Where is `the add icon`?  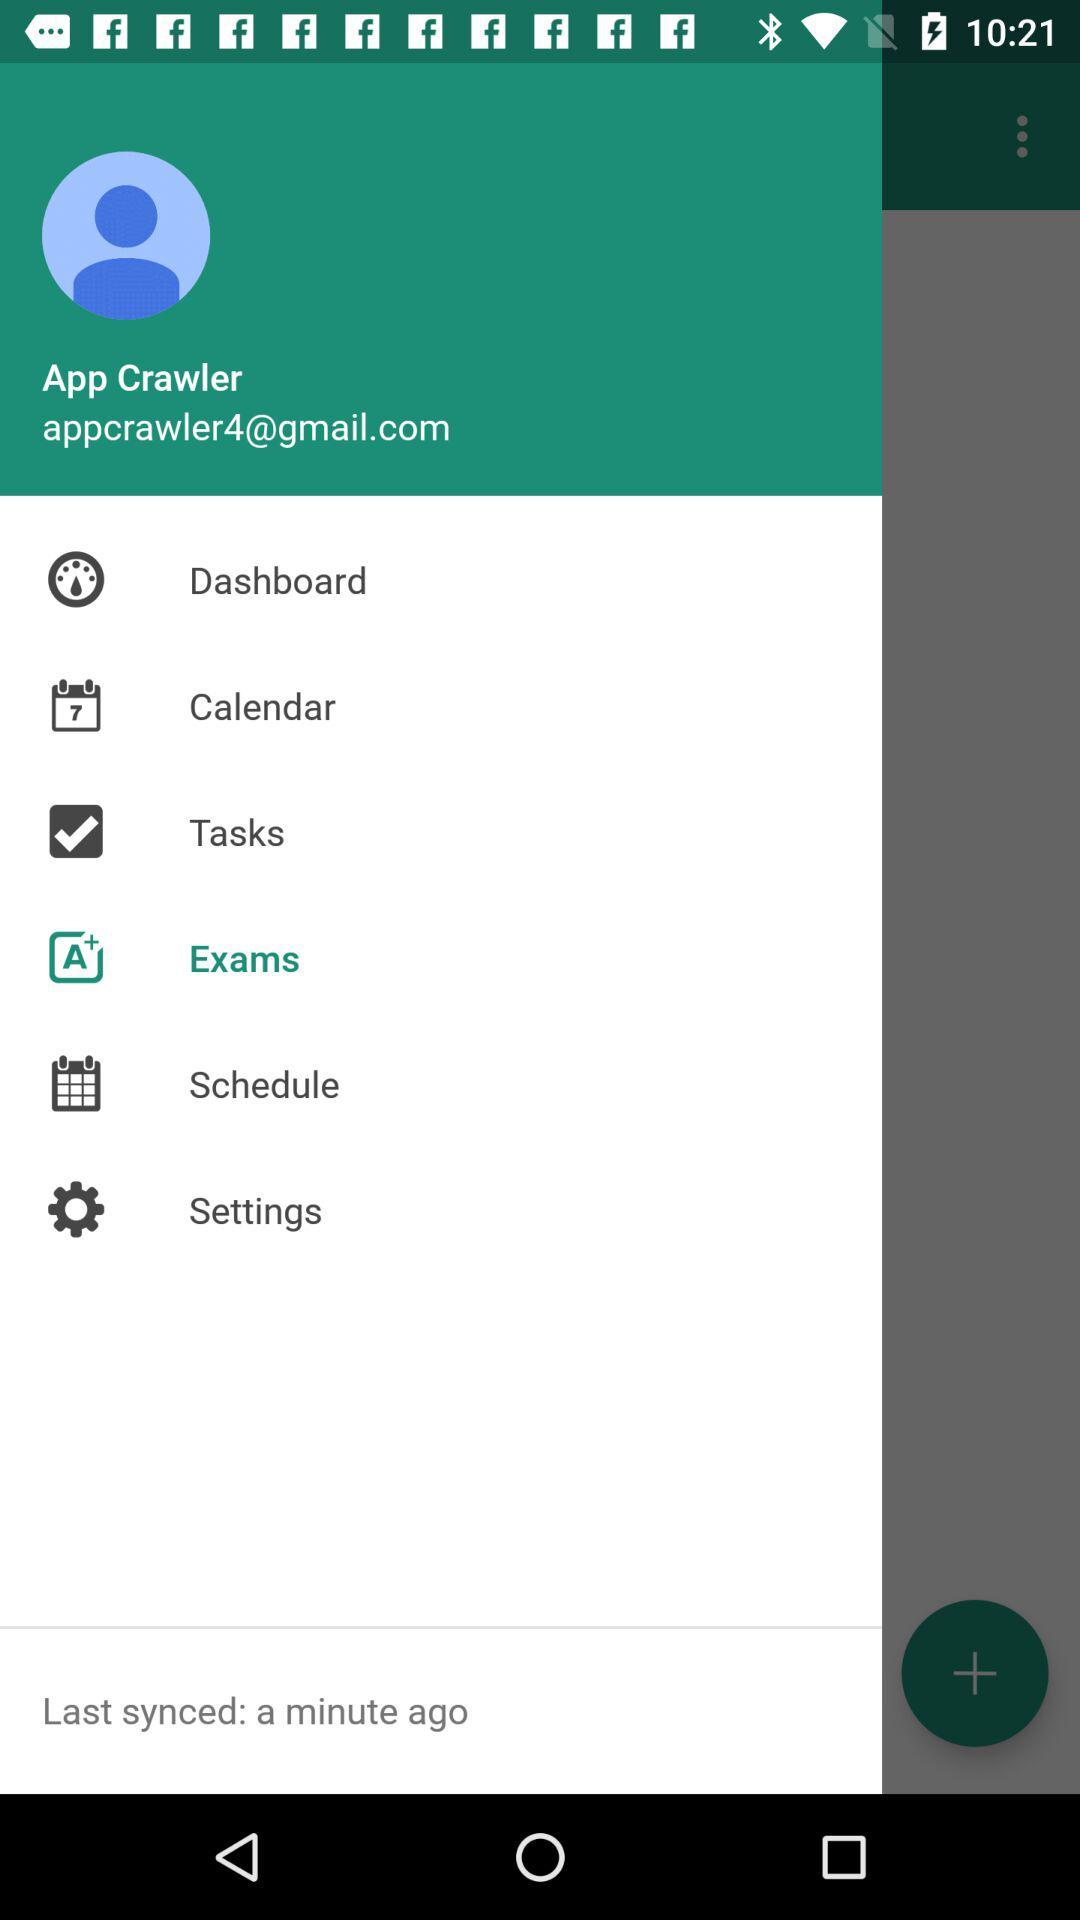 the add icon is located at coordinates (974, 1673).